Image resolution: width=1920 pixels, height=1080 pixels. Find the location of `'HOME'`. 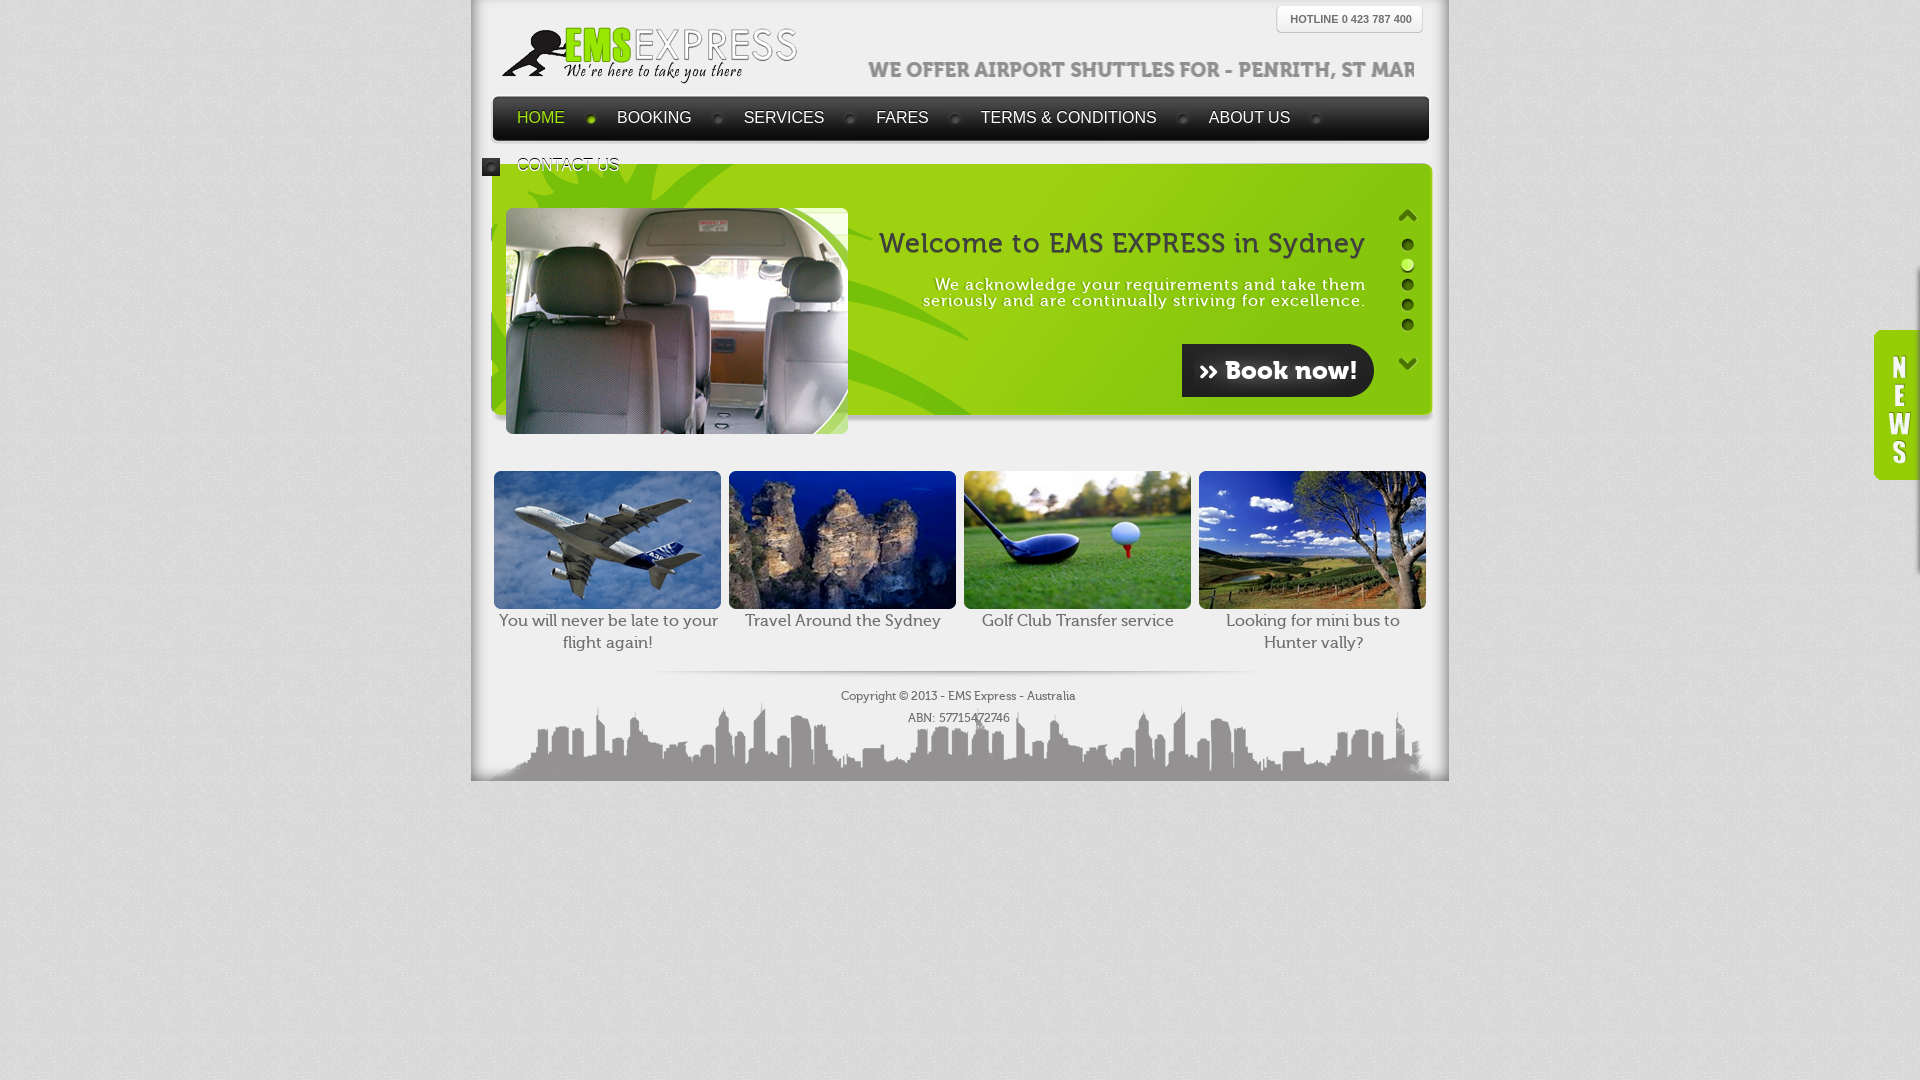

'HOME' is located at coordinates (497, 118).